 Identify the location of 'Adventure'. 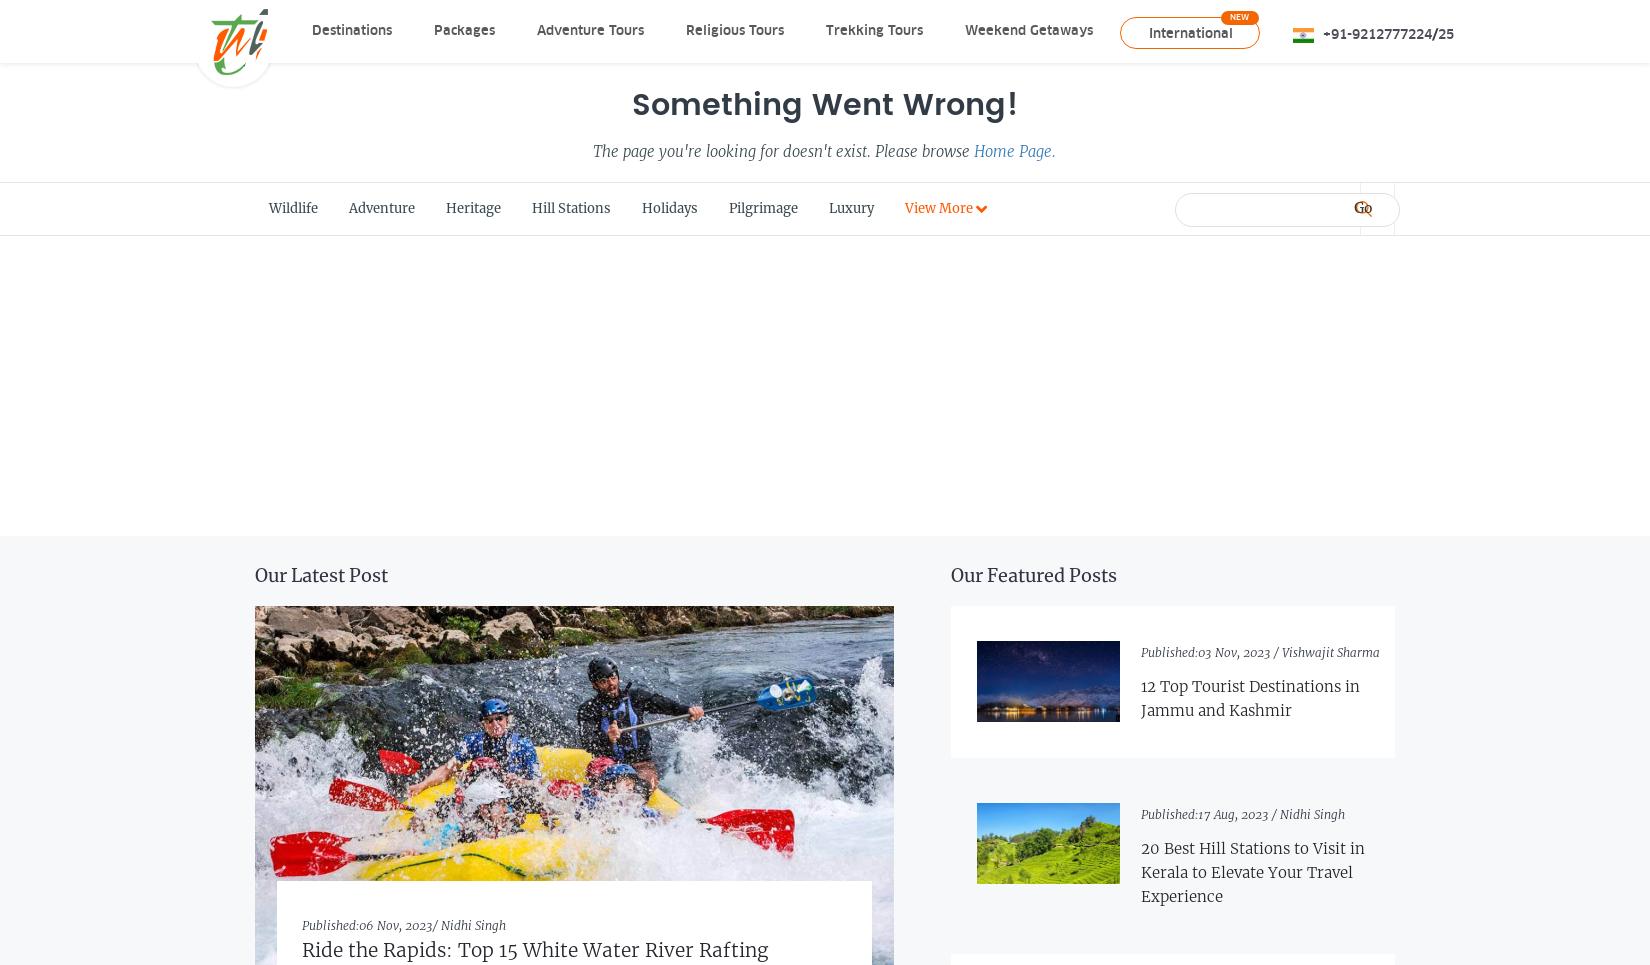
(381, 208).